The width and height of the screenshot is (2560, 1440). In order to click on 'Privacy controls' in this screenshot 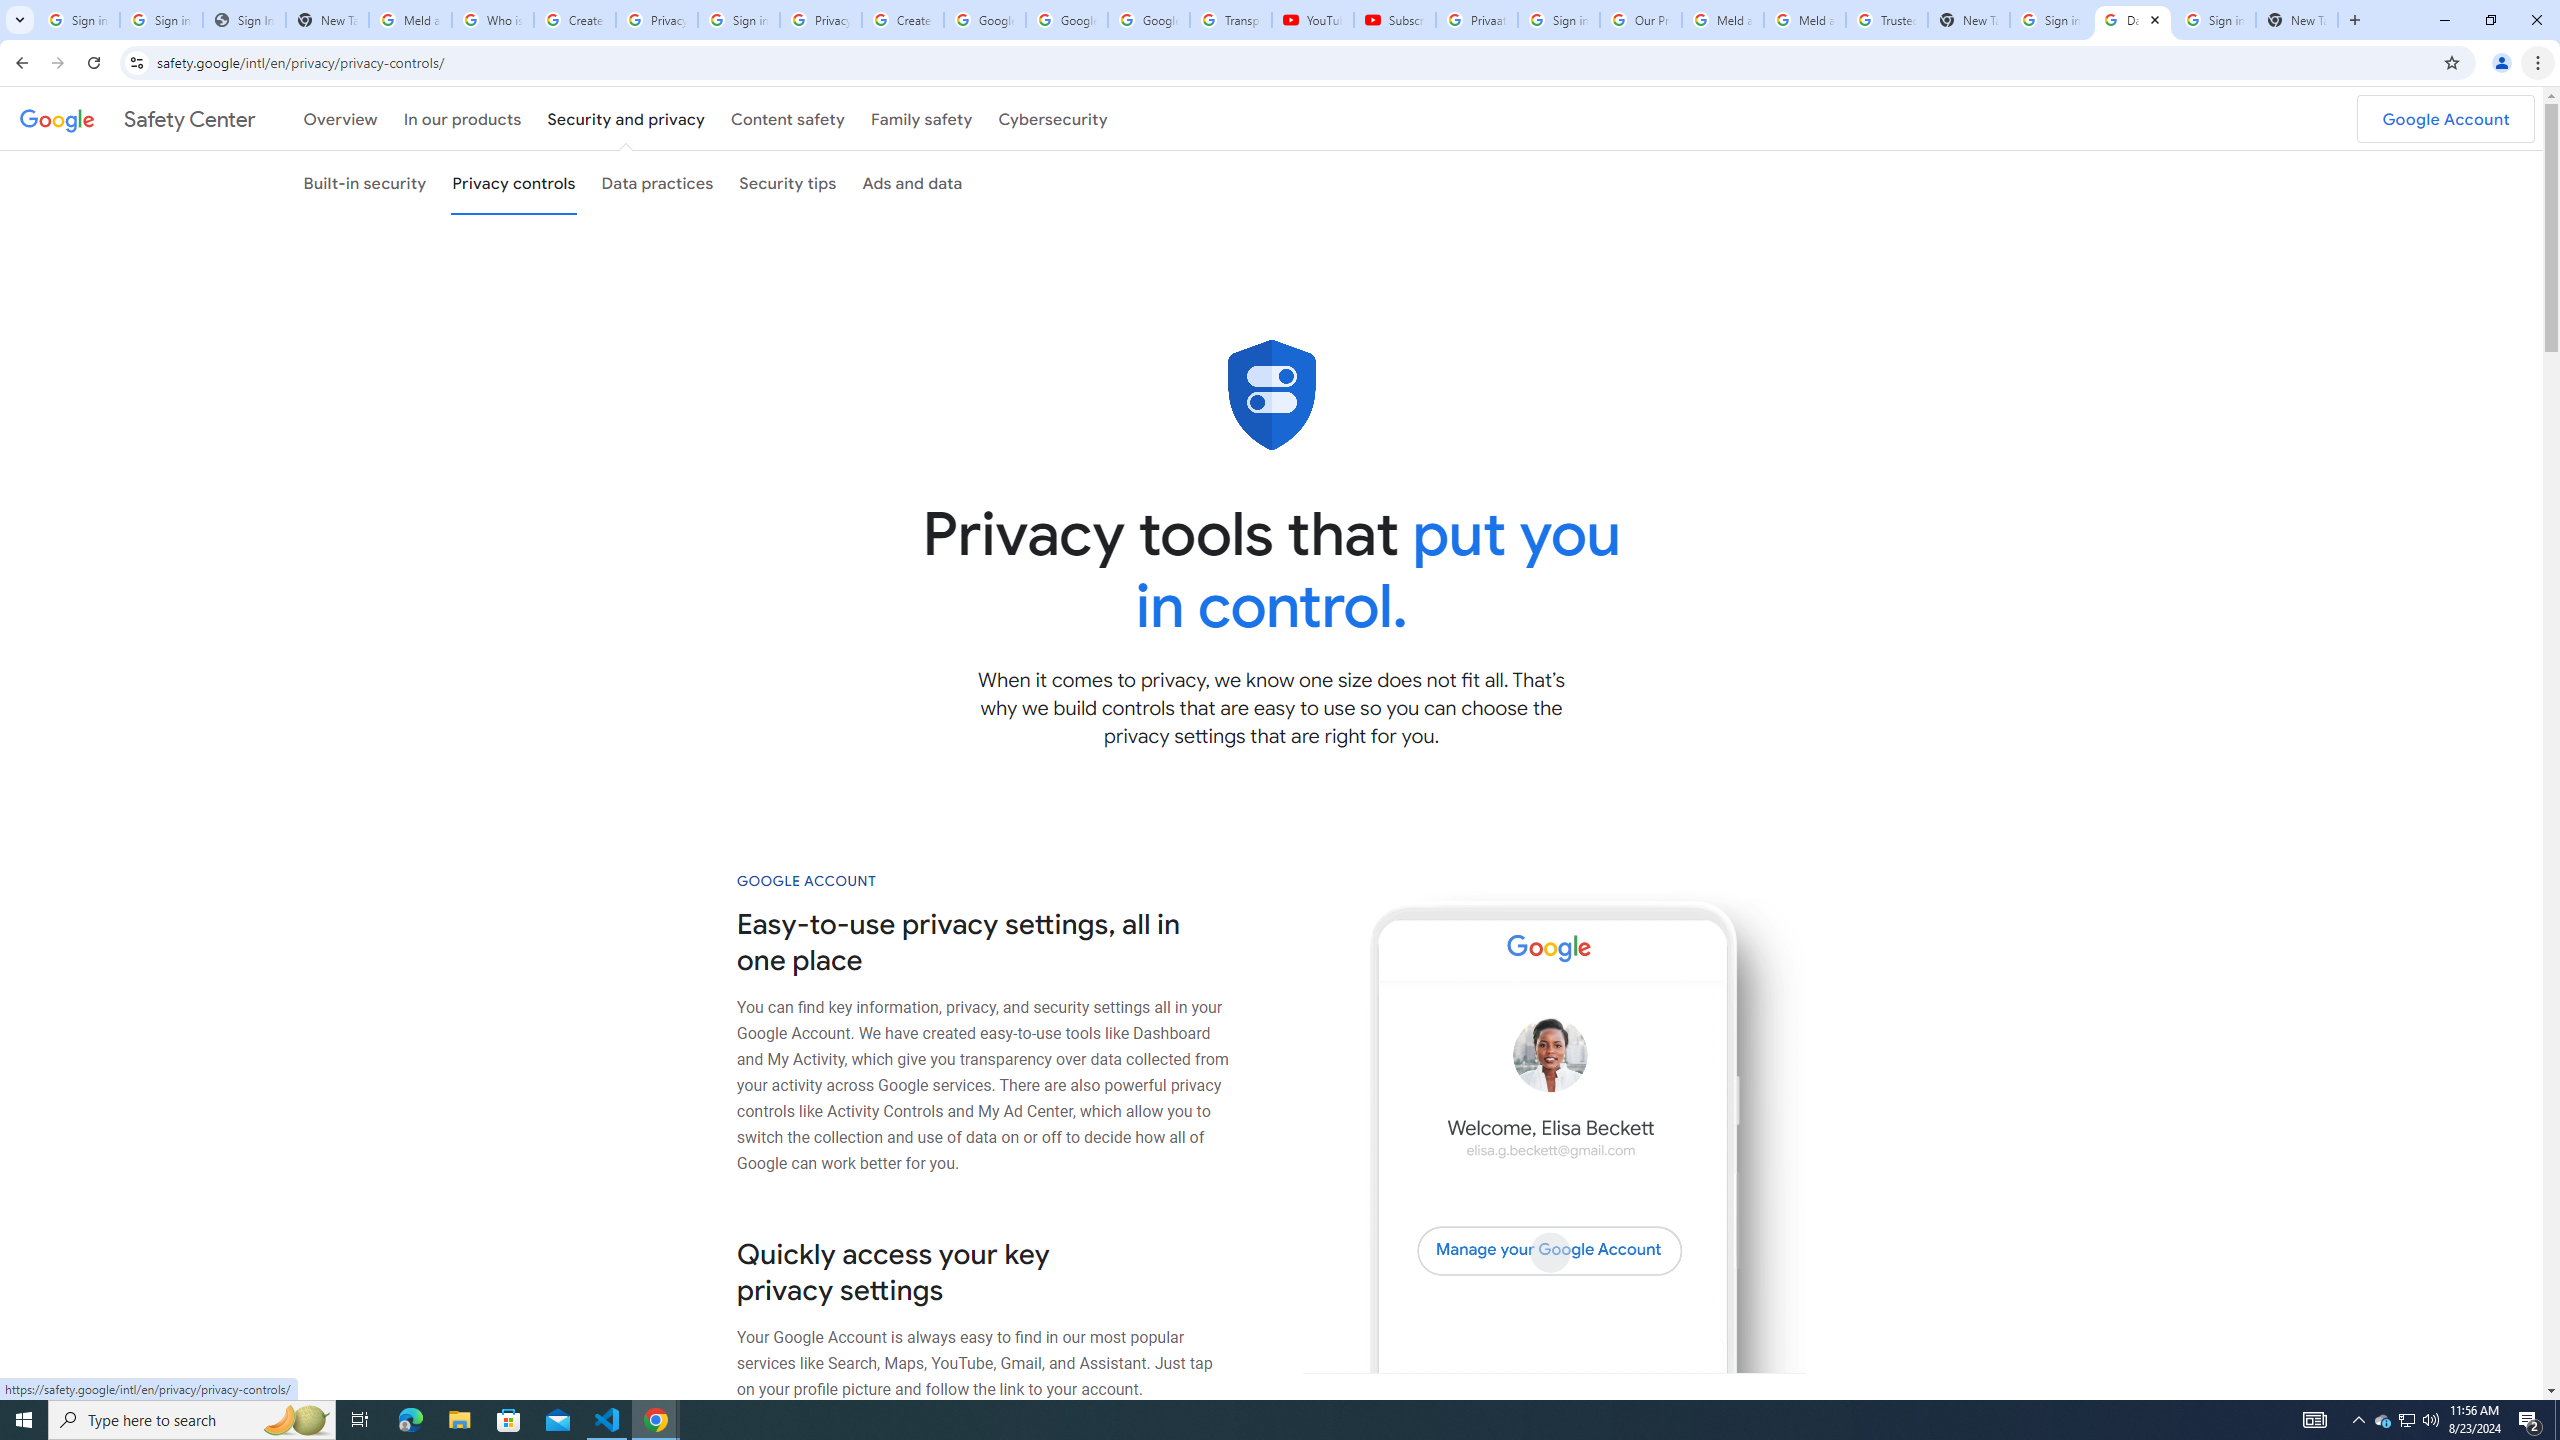, I will do `click(513, 181)`.